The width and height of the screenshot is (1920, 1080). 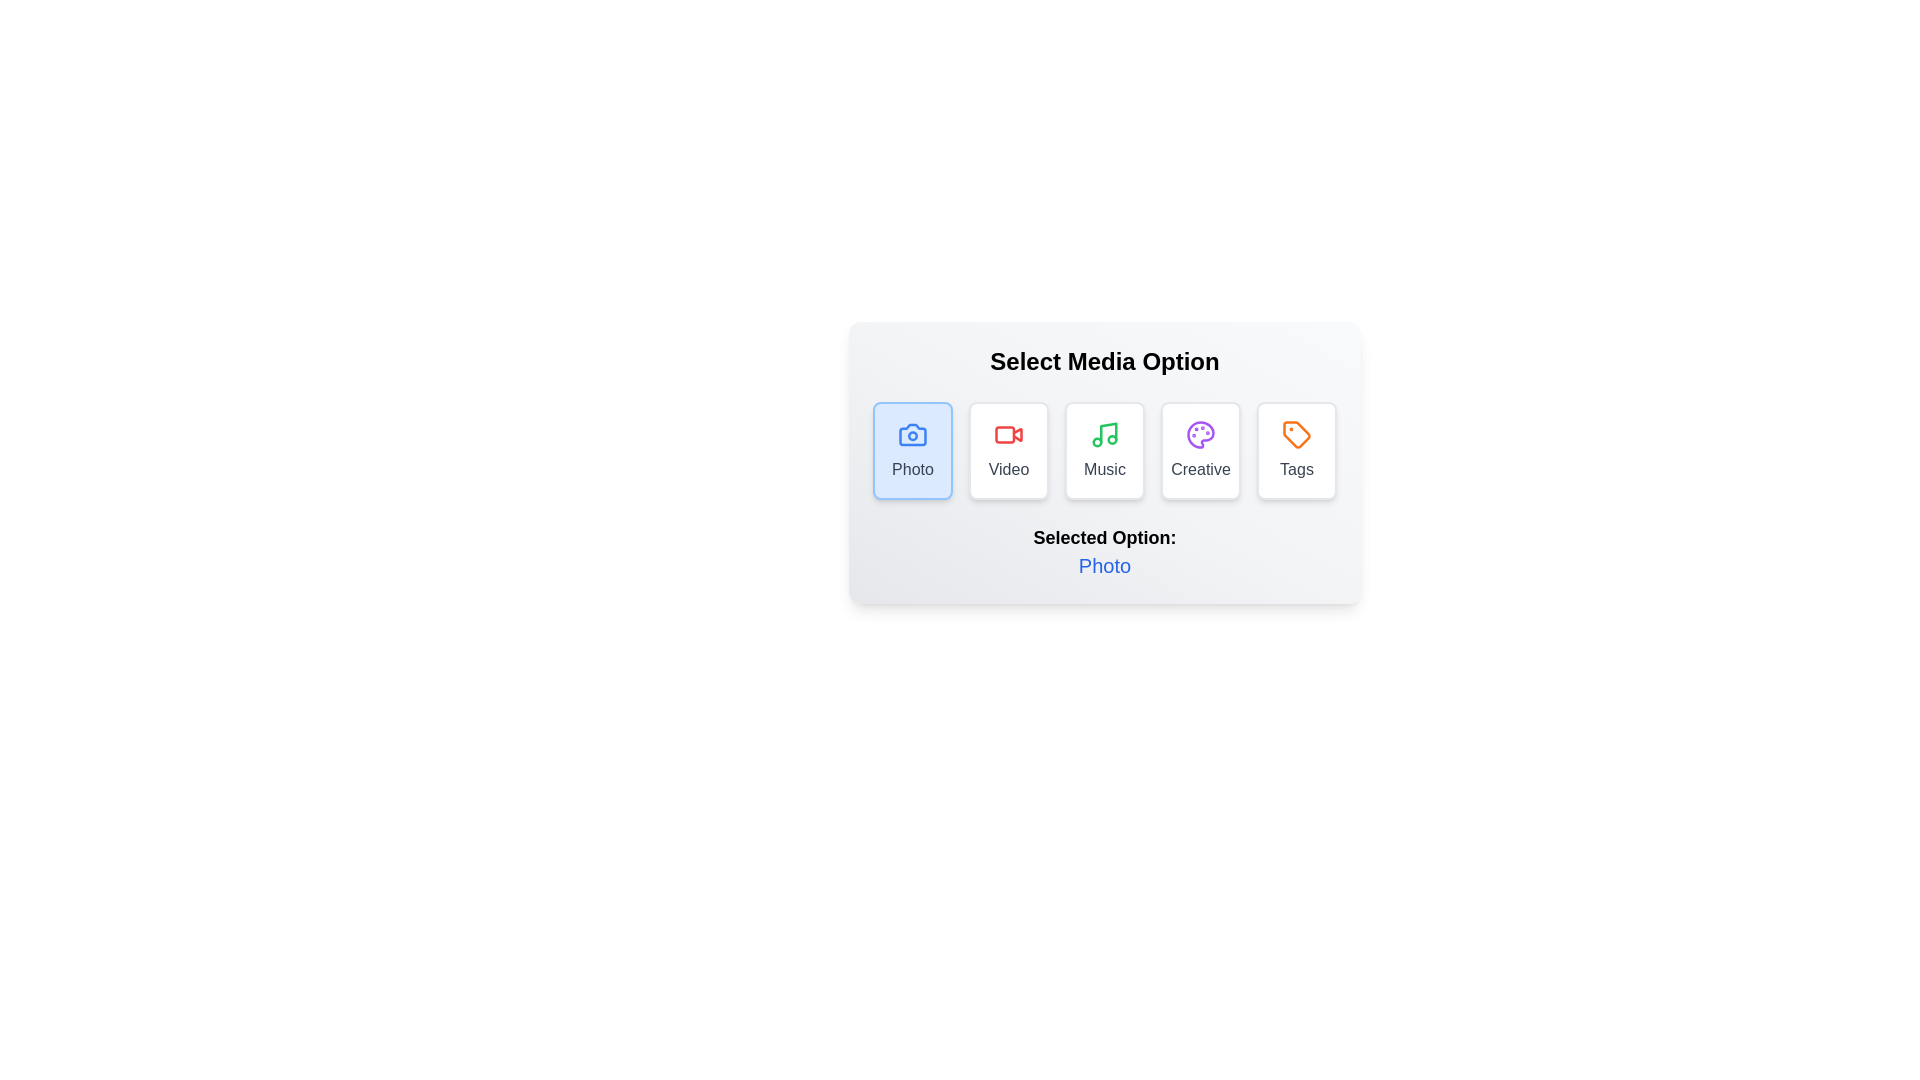 I want to click on the media option Creative by clicking on its corresponding button, so click(x=1200, y=451).